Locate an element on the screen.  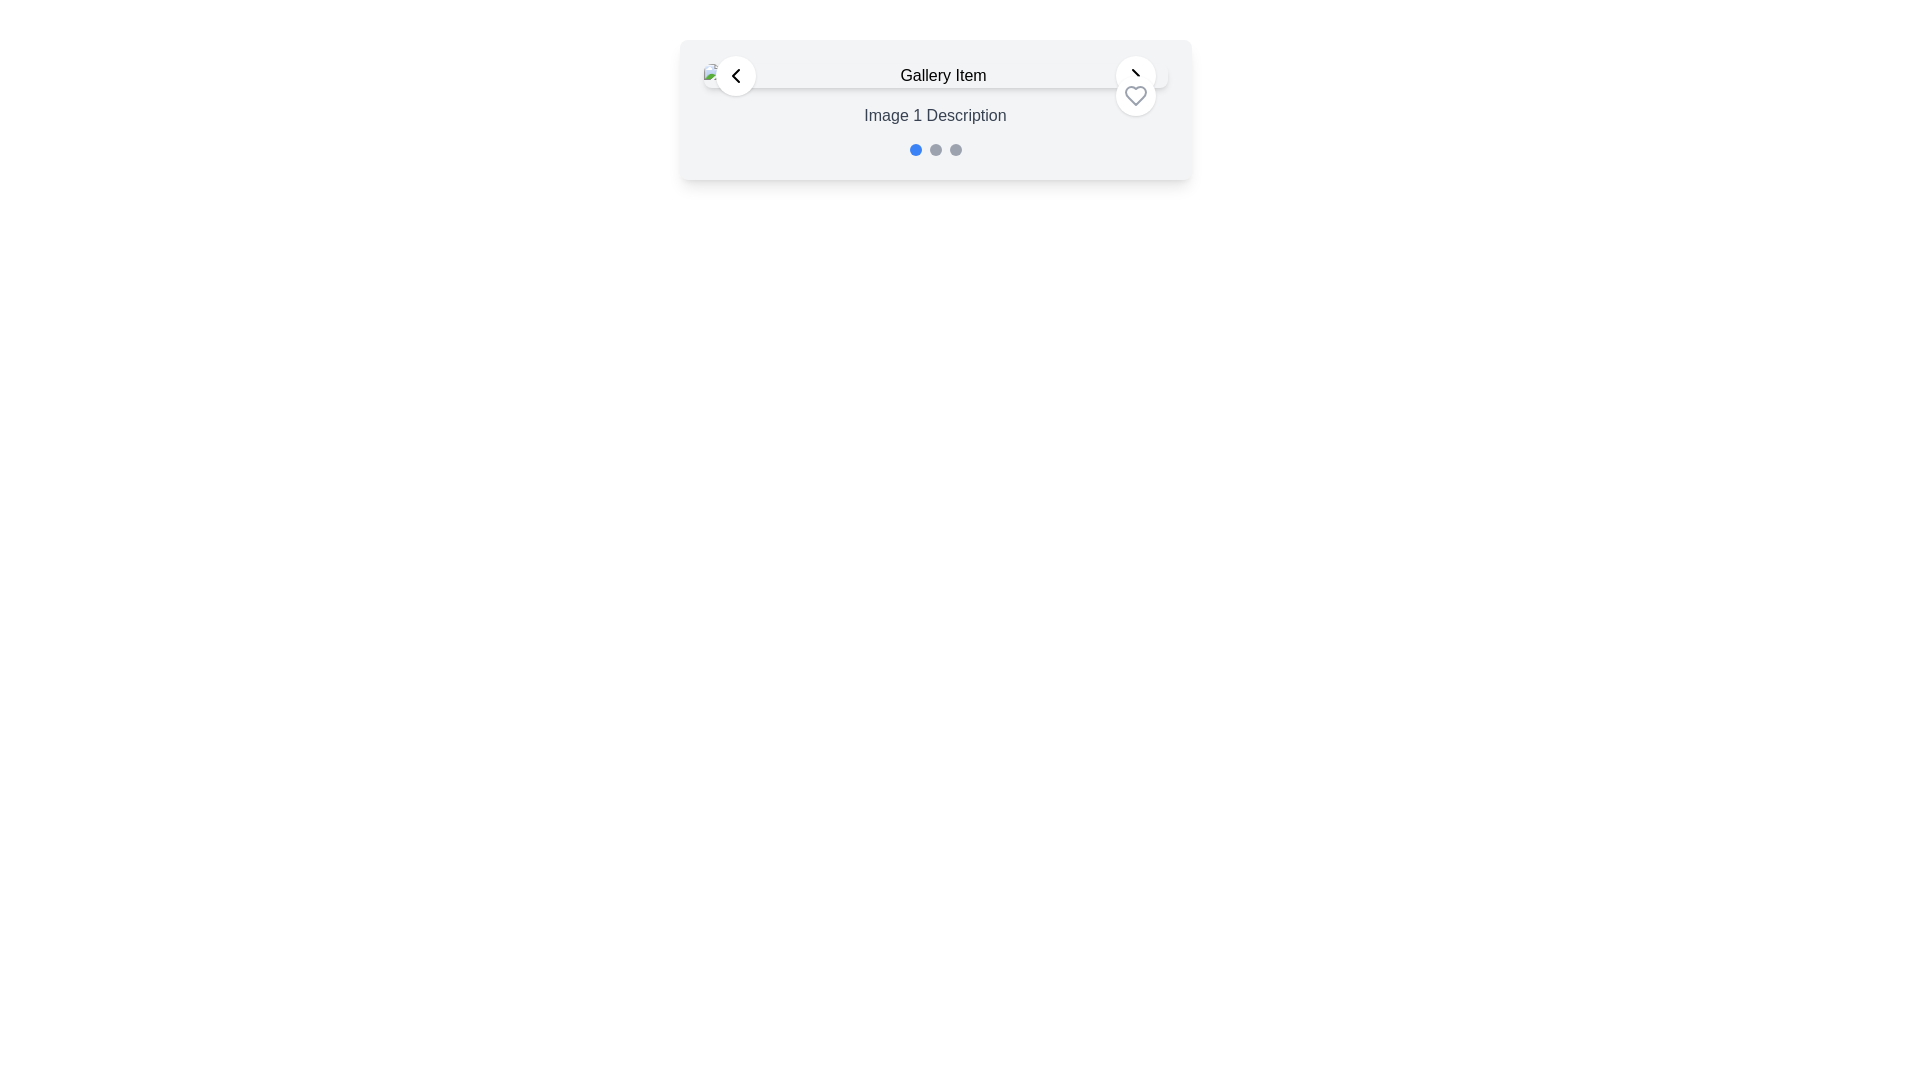
the navigation control icon located inside a circular button on the rightmost section of the interface is located at coordinates (1135, 75).